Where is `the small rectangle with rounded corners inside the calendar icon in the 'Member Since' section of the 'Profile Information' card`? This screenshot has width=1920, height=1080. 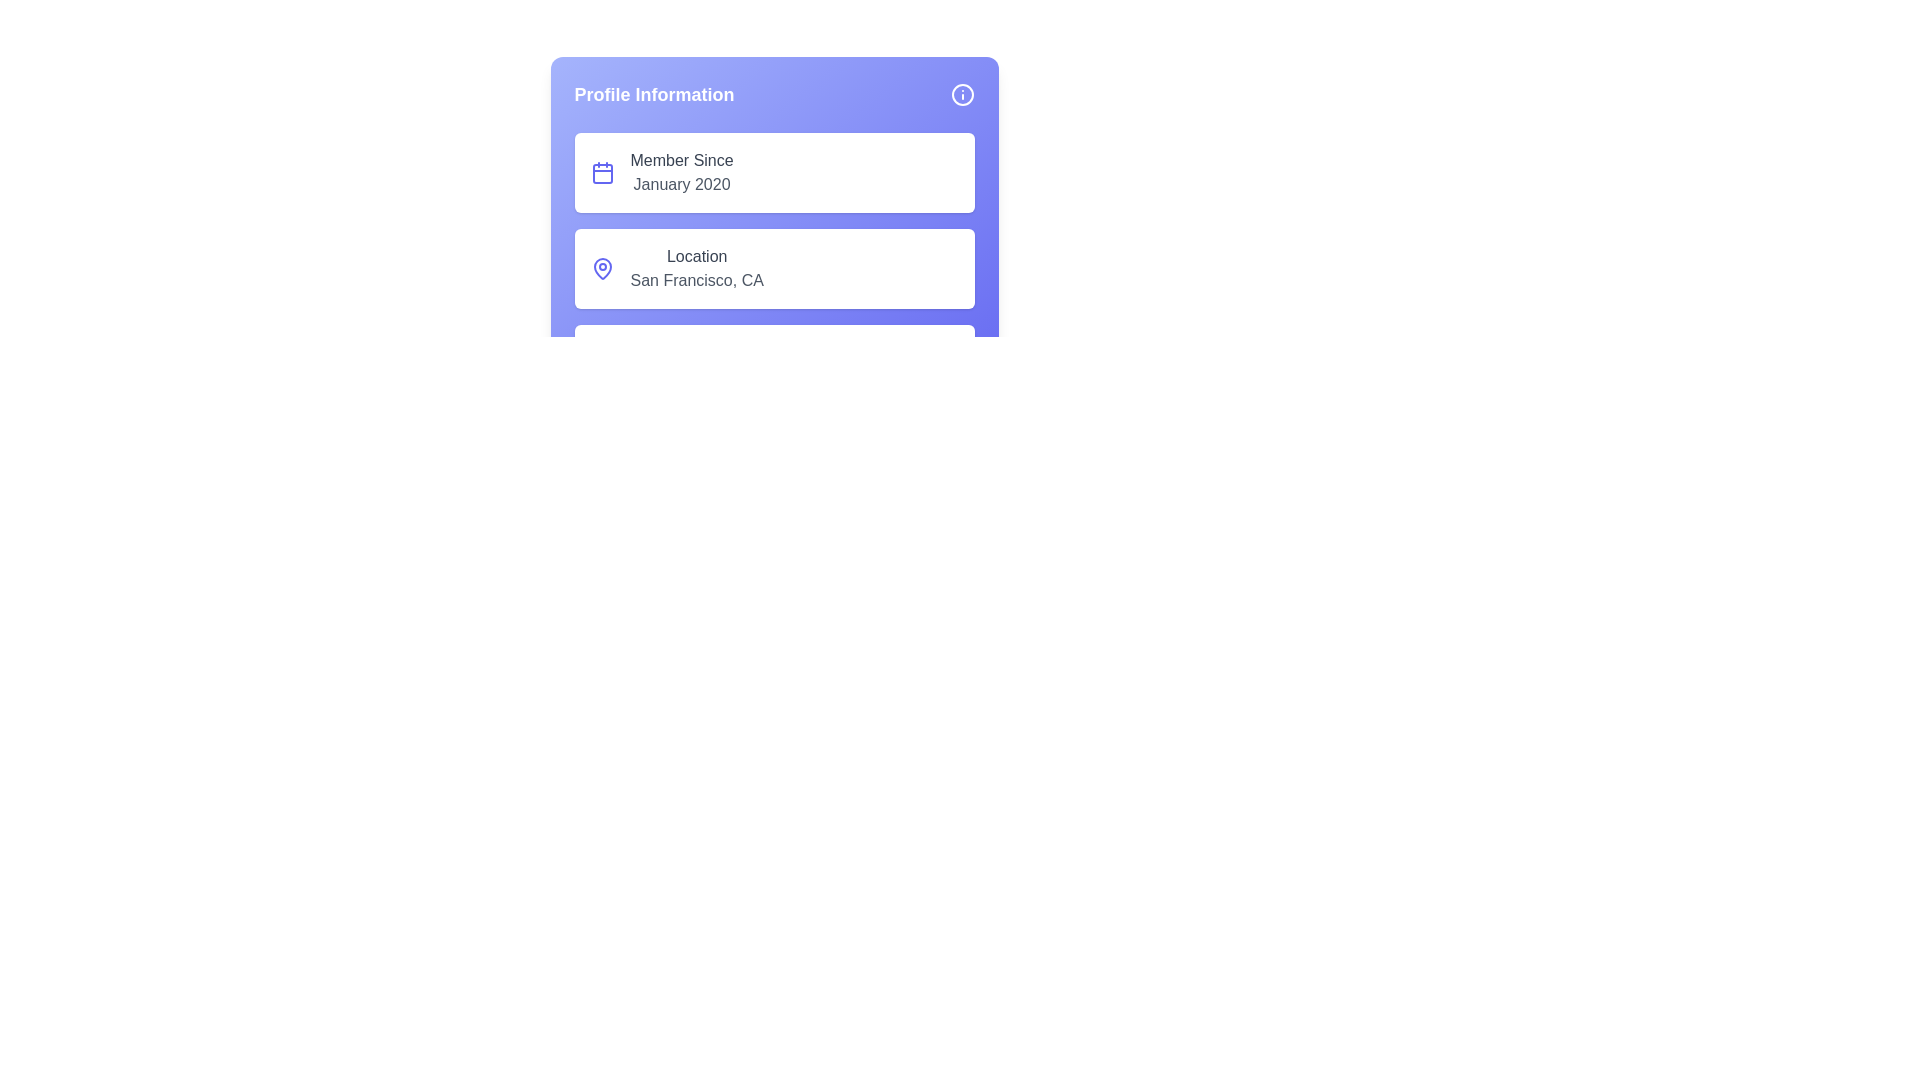 the small rectangle with rounded corners inside the calendar icon in the 'Member Since' section of the 'Profile Information' card is located at coordinates (601, 172).